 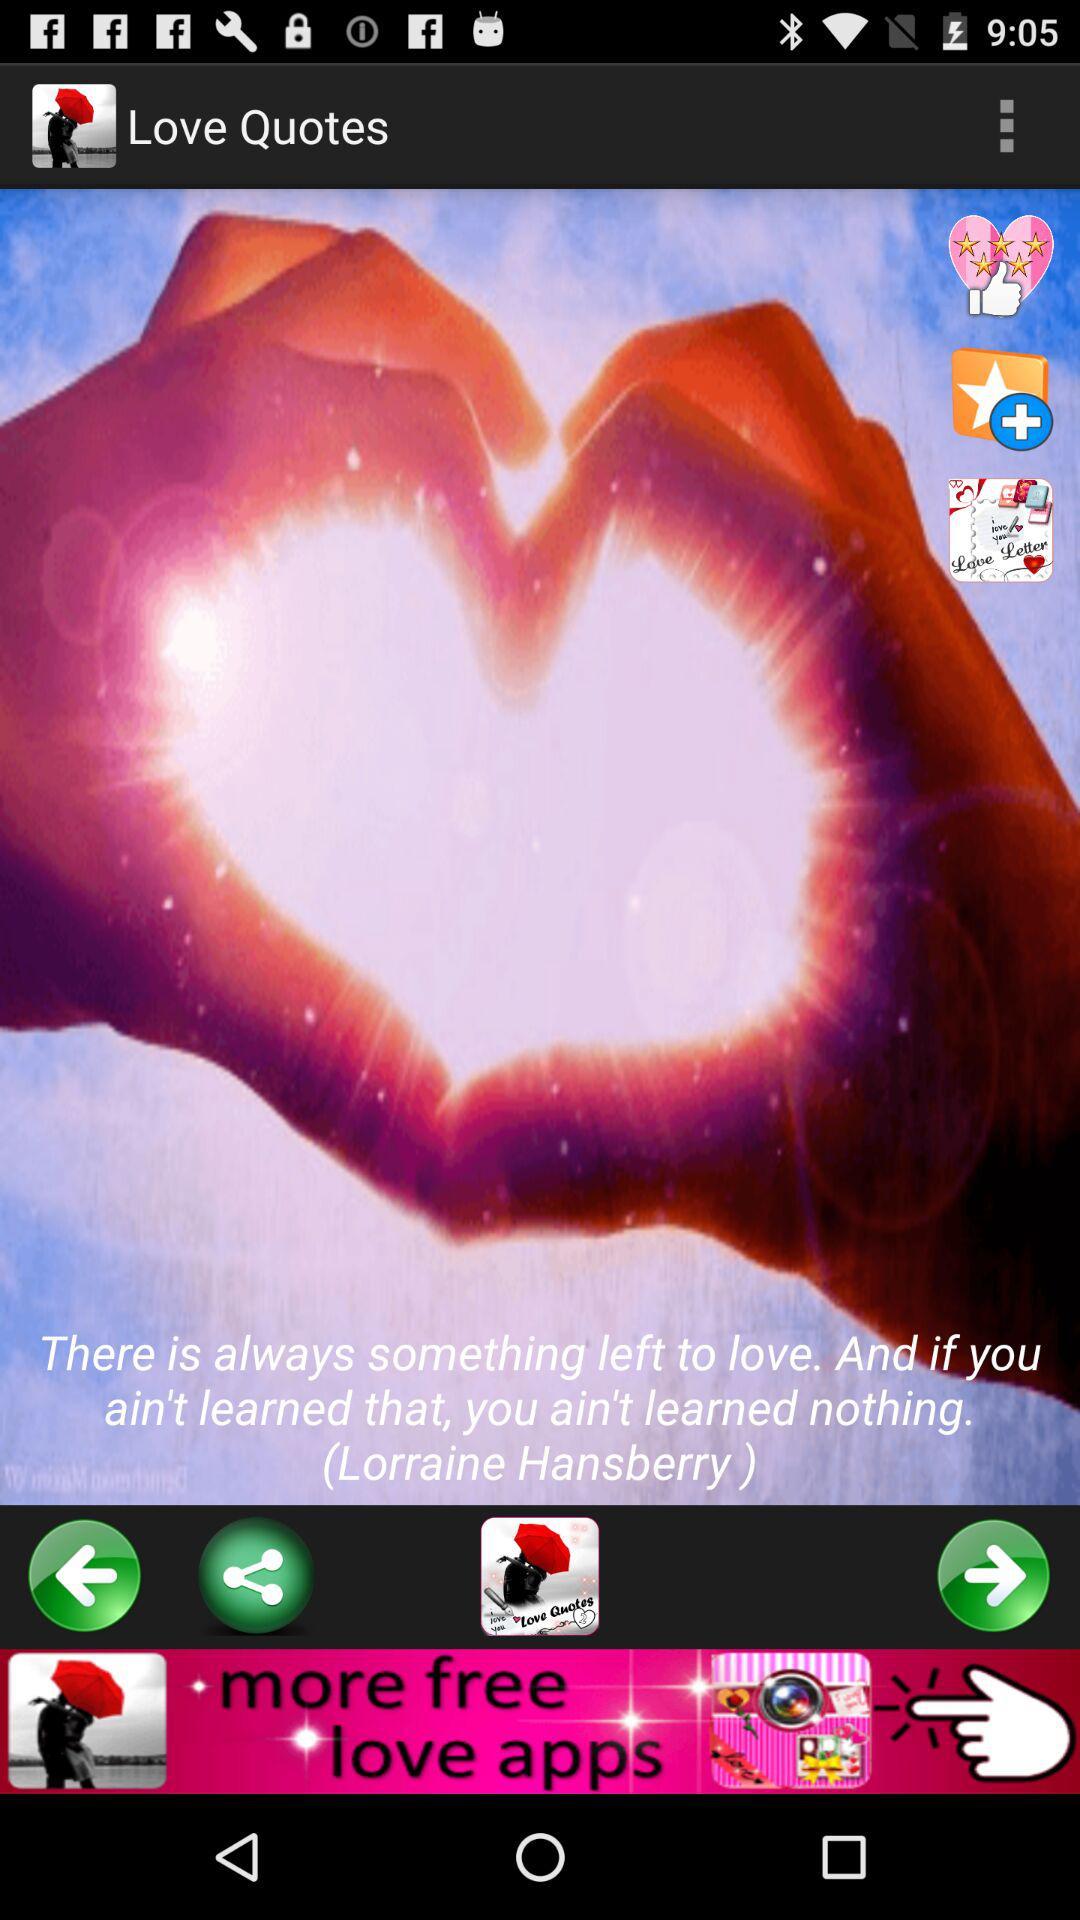 What do you see at coordinates (540, 847) in the screenshot?
I see `there is always` at bounding box center [540, 847].